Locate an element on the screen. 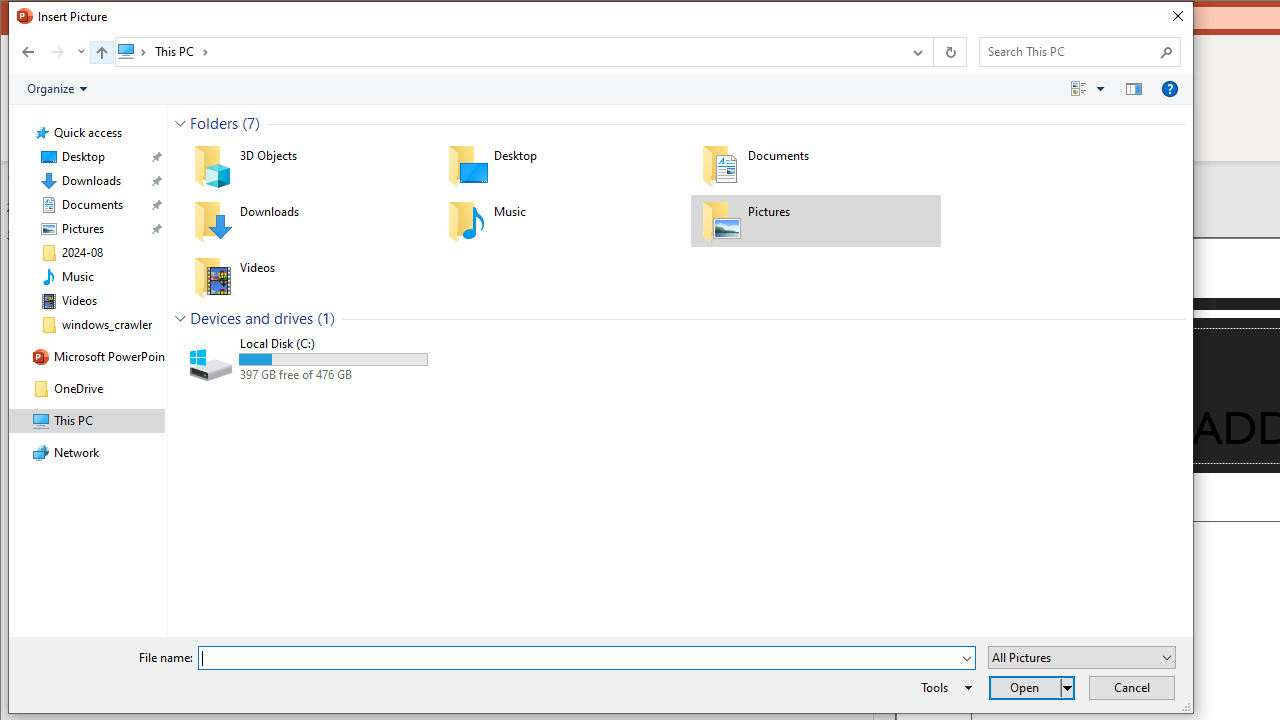 The height and width of the screenshot is (720, 1280). 'Command Module' is located at coordinates (599, 88).